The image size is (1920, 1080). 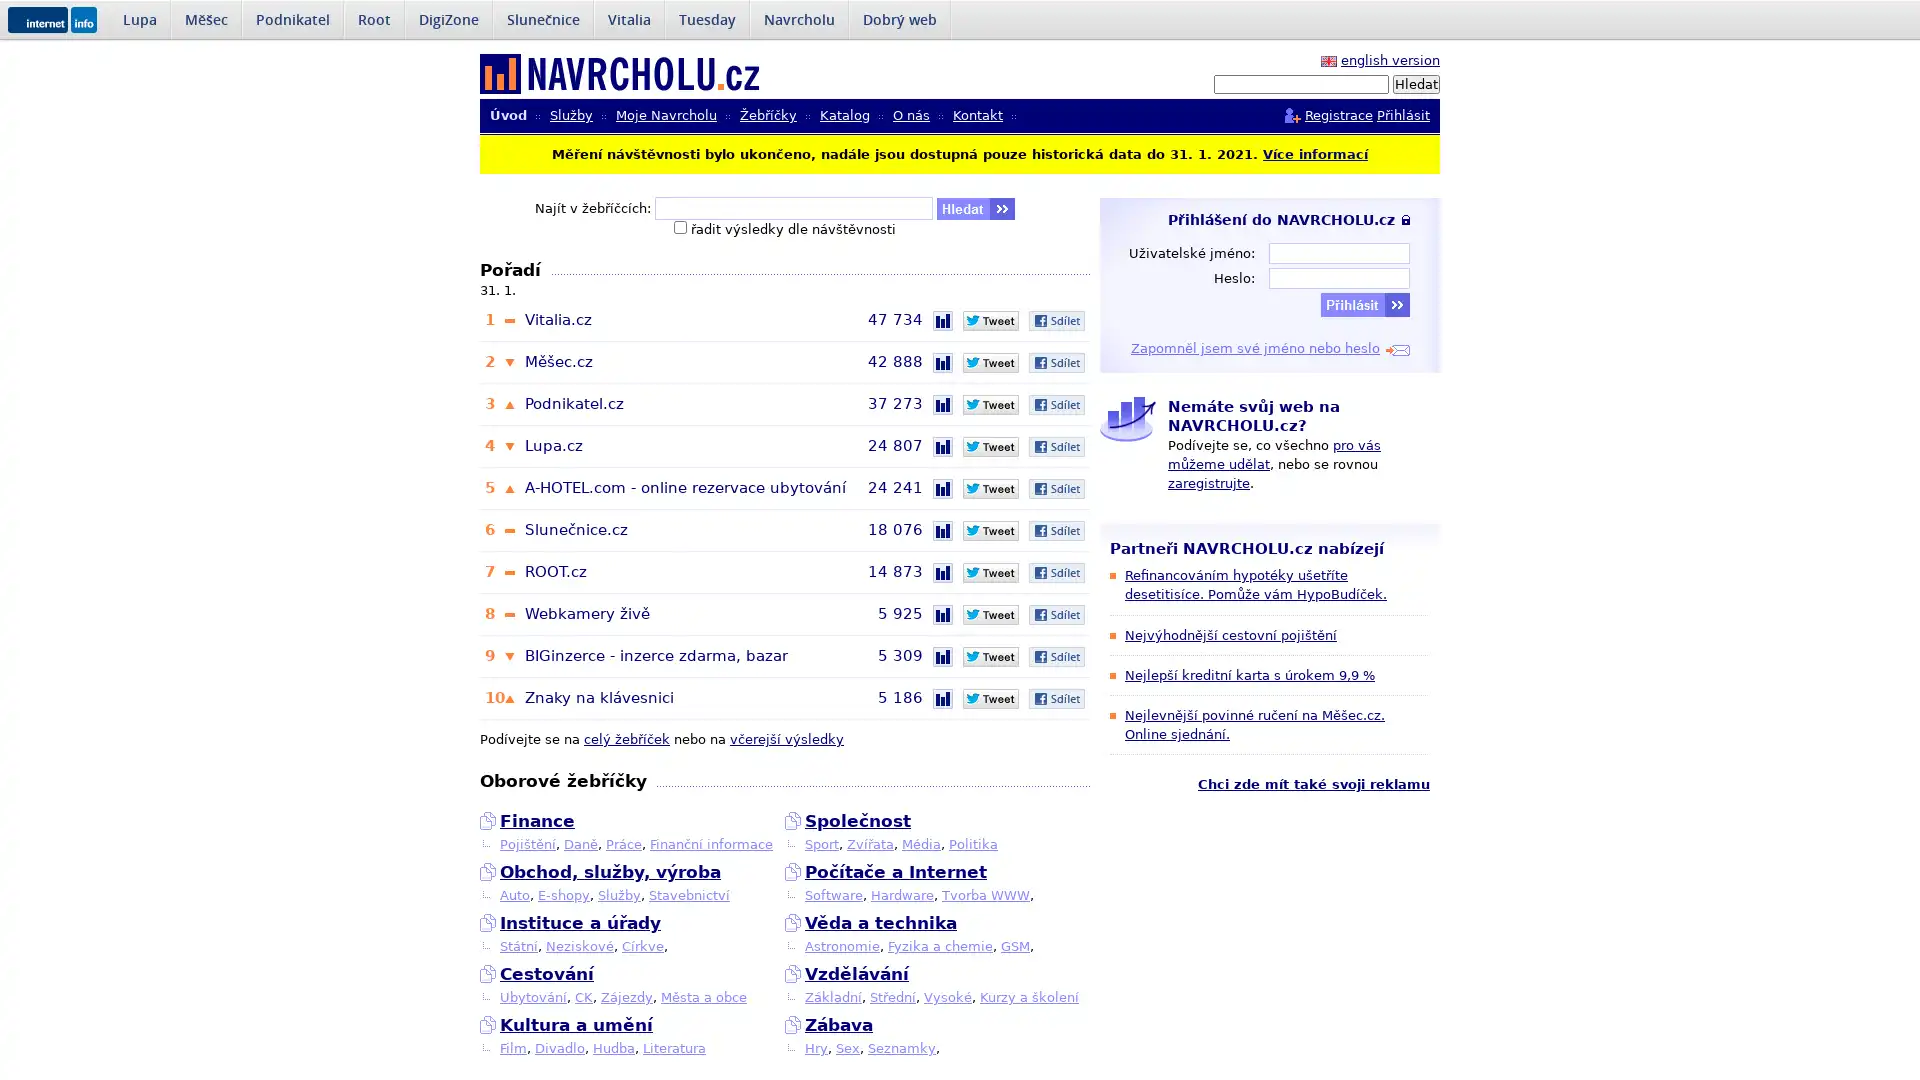 I want to click on Hledat, so click(x=1415, y=83).